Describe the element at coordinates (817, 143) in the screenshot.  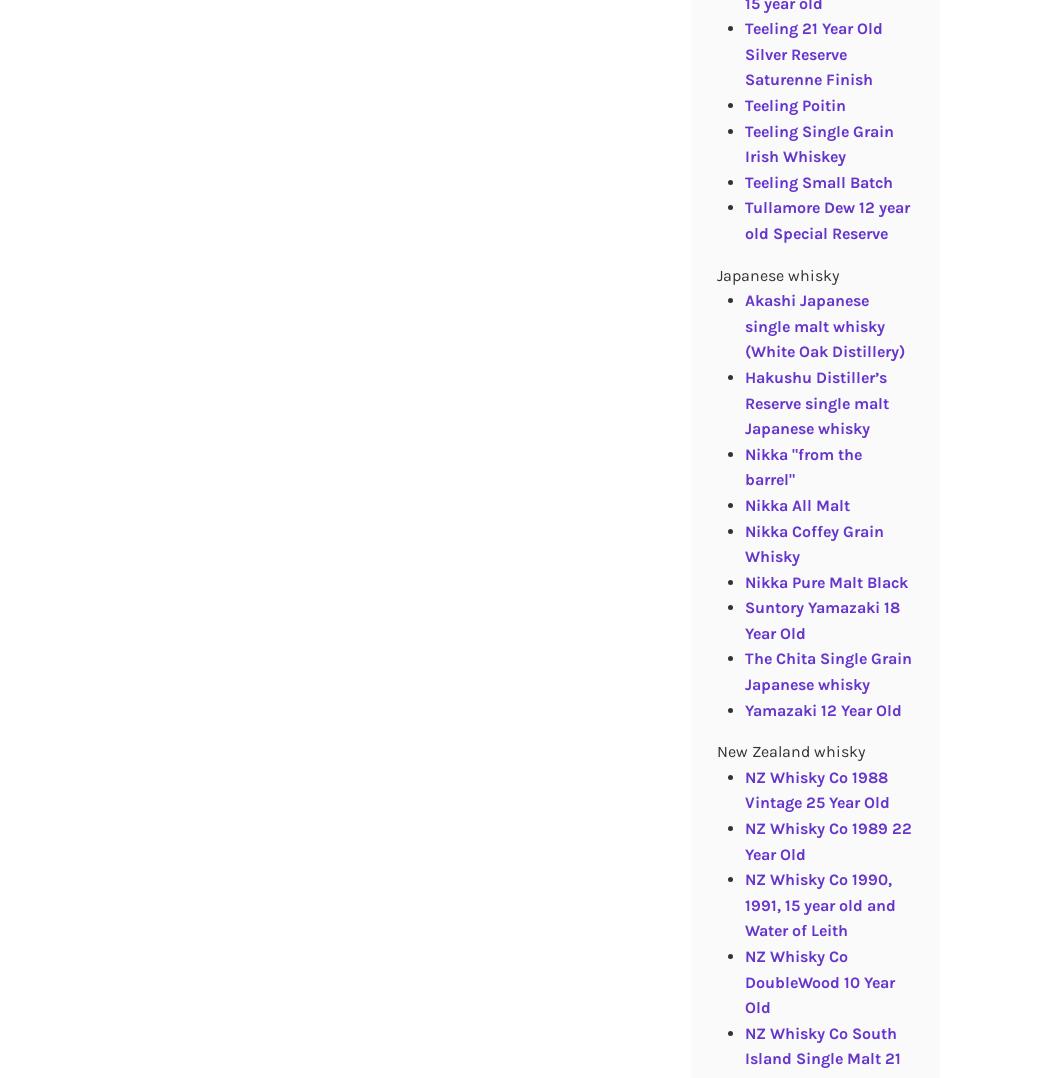
I see `'Teeling Single Grain Irish Whiskey'` at that location.